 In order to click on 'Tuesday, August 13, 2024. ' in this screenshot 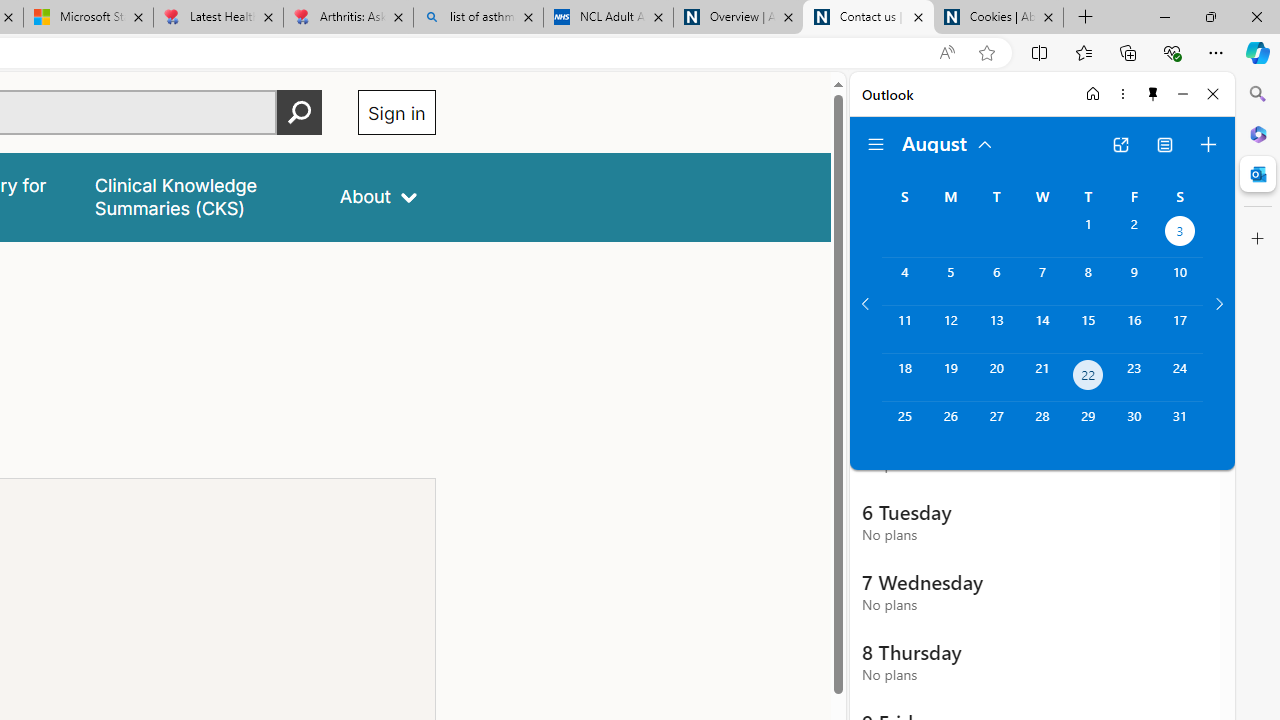, I will do `click(996, 328)`.